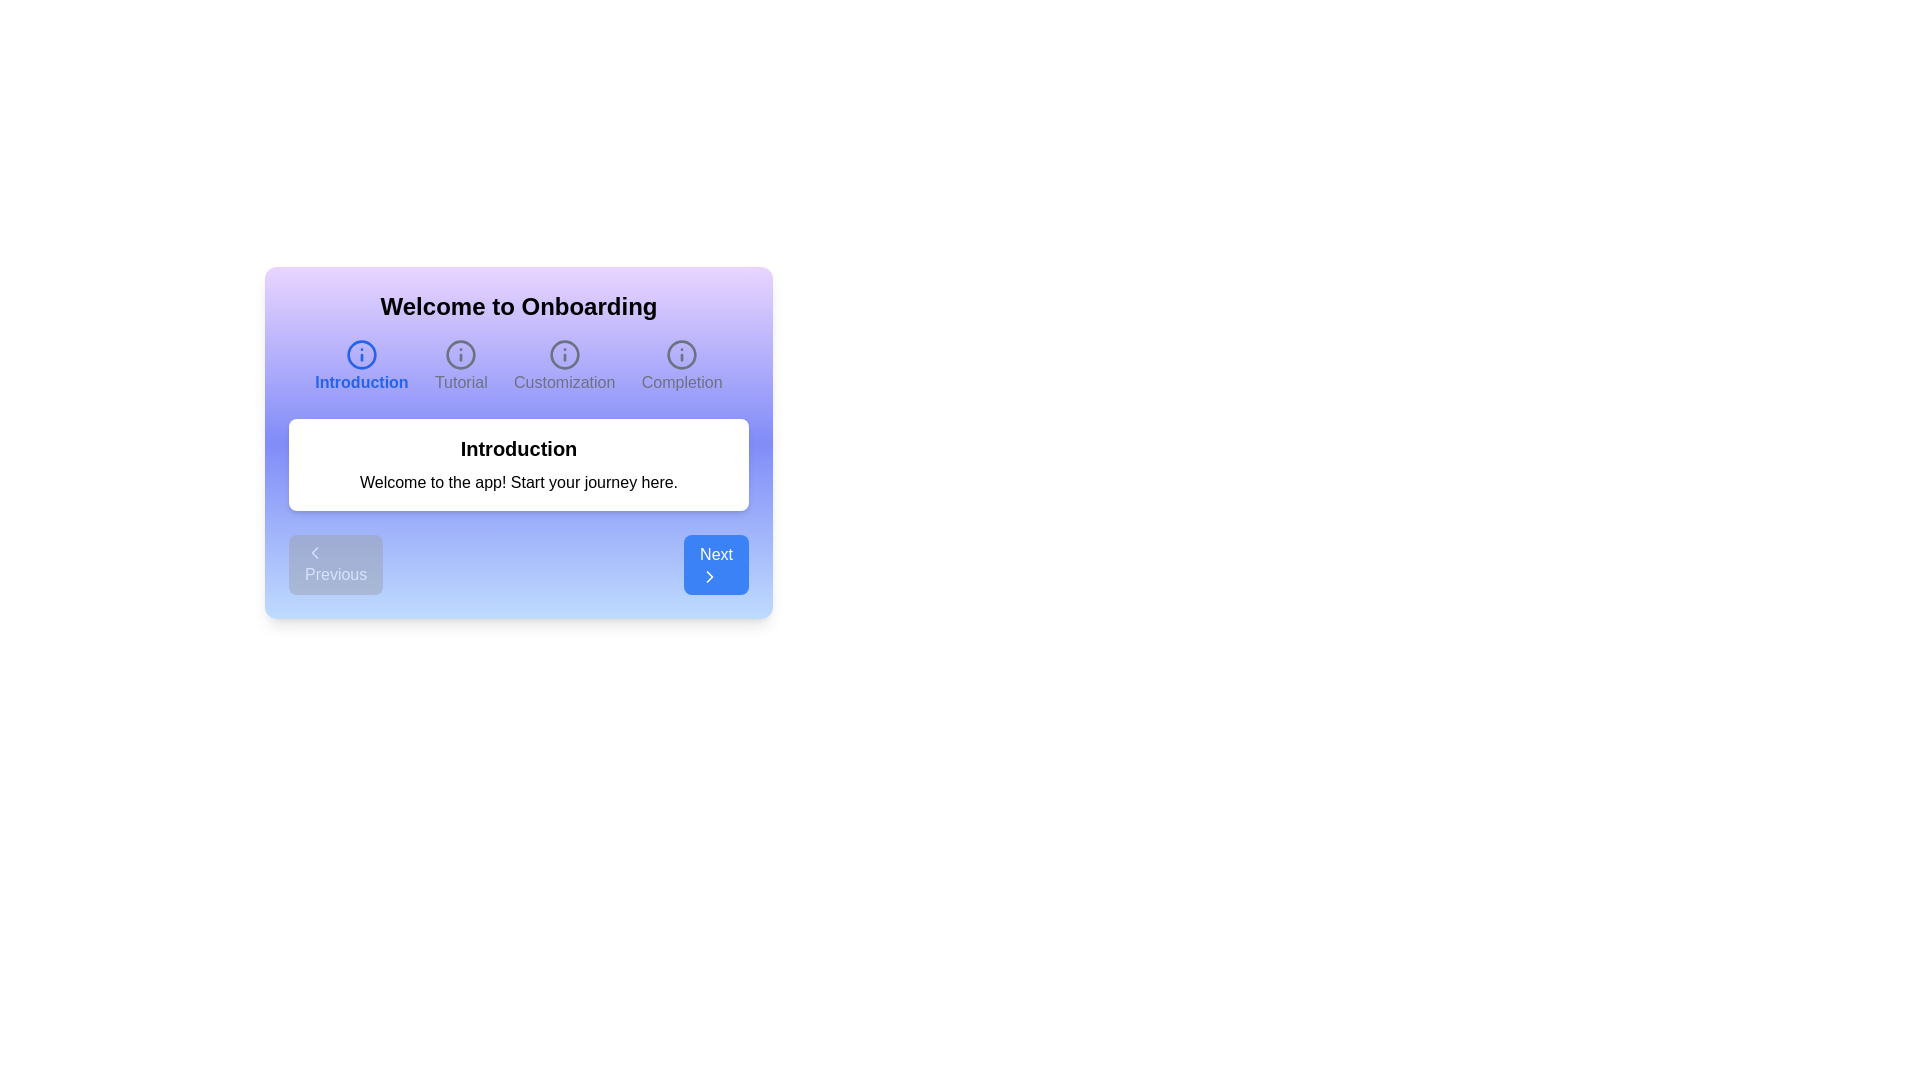  I want to click on the chevron arrow icon located inside the blue 'Next' button at the lower-right corner of the modal interface, so click(710, 577).